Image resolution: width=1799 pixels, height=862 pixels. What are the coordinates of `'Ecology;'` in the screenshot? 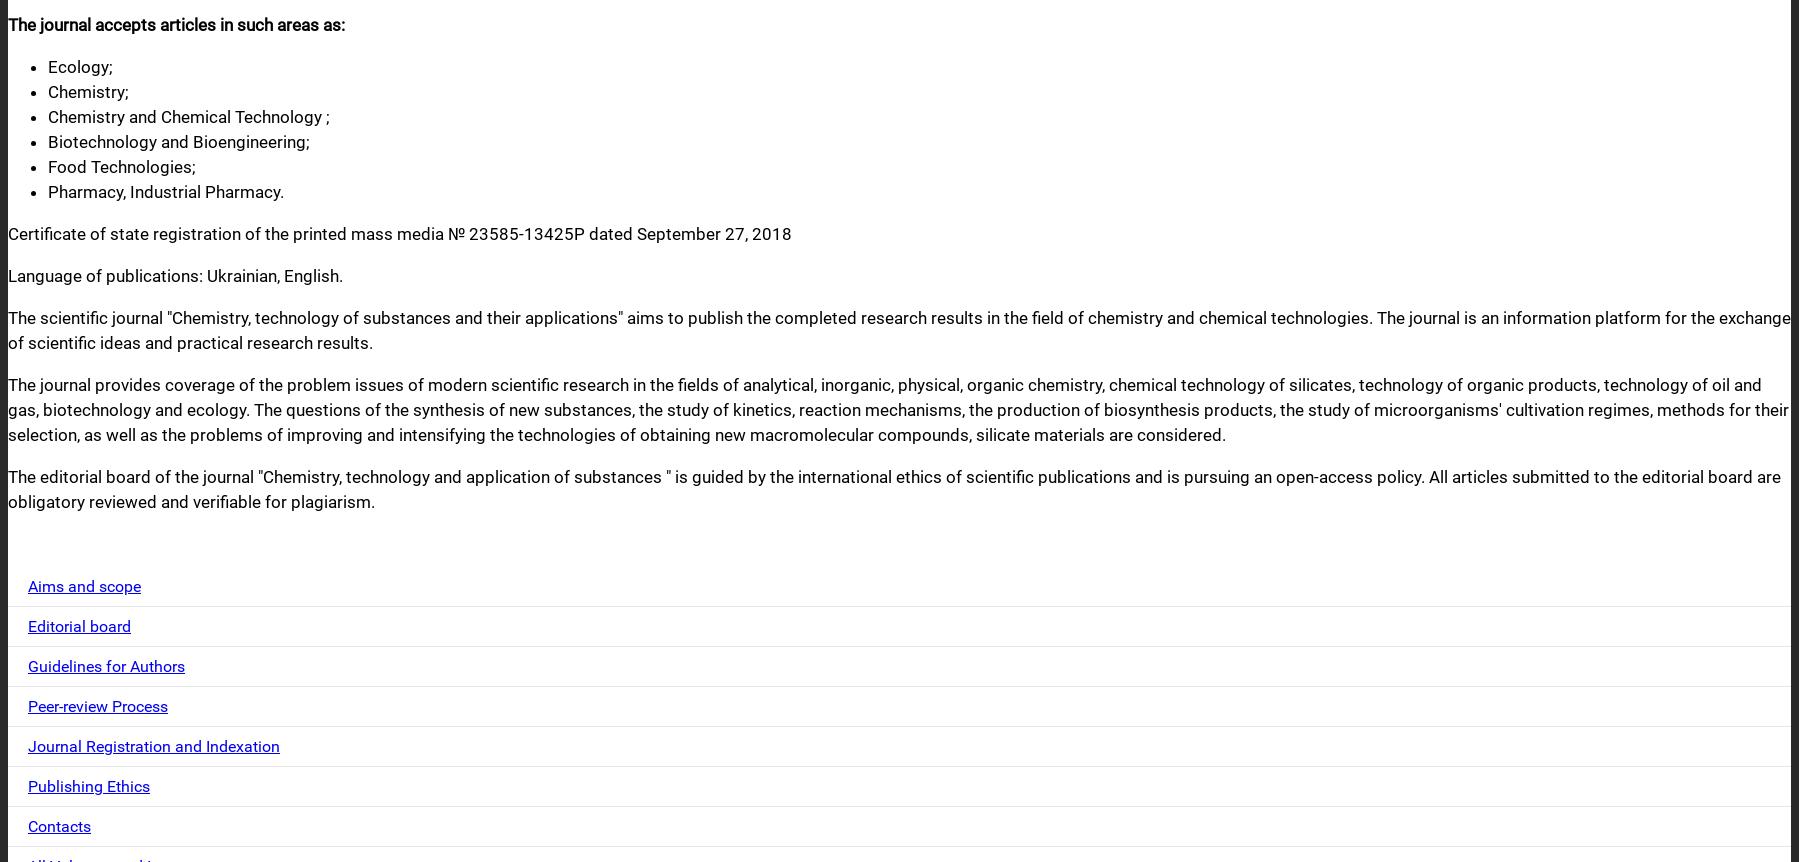 It's located at (79, 66).